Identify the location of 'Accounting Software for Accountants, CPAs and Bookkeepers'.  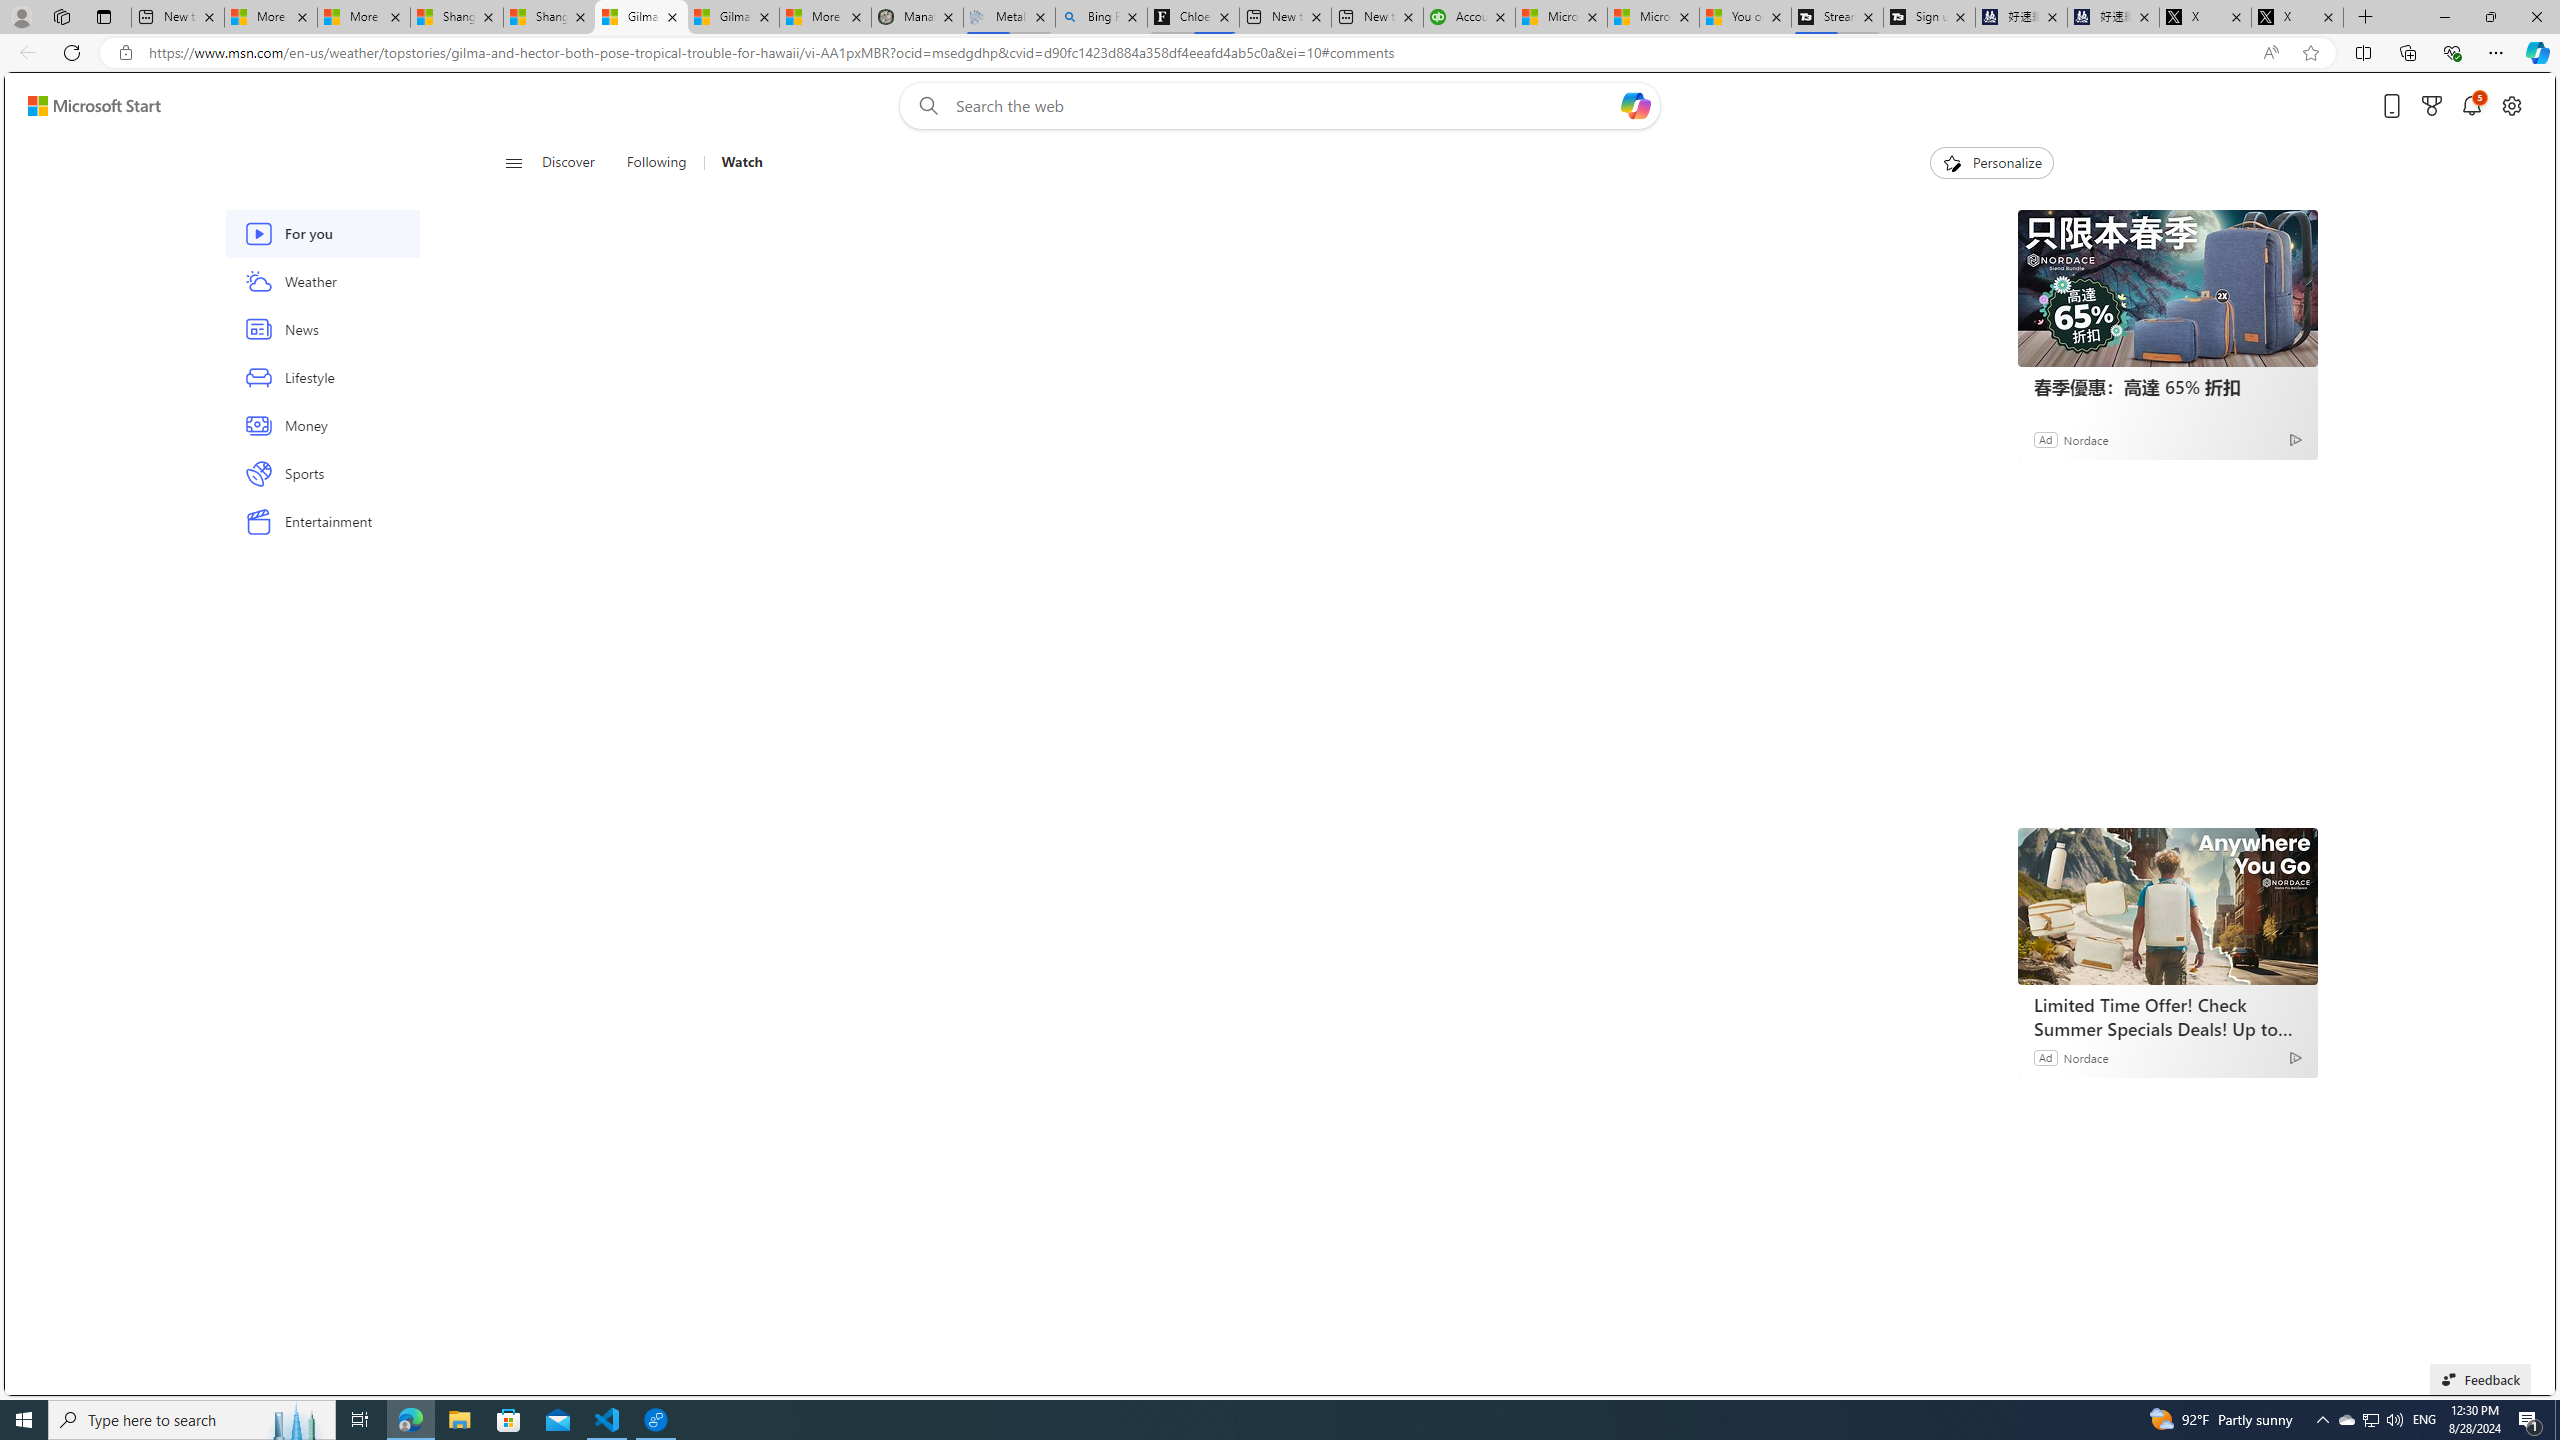
(1468, 16).